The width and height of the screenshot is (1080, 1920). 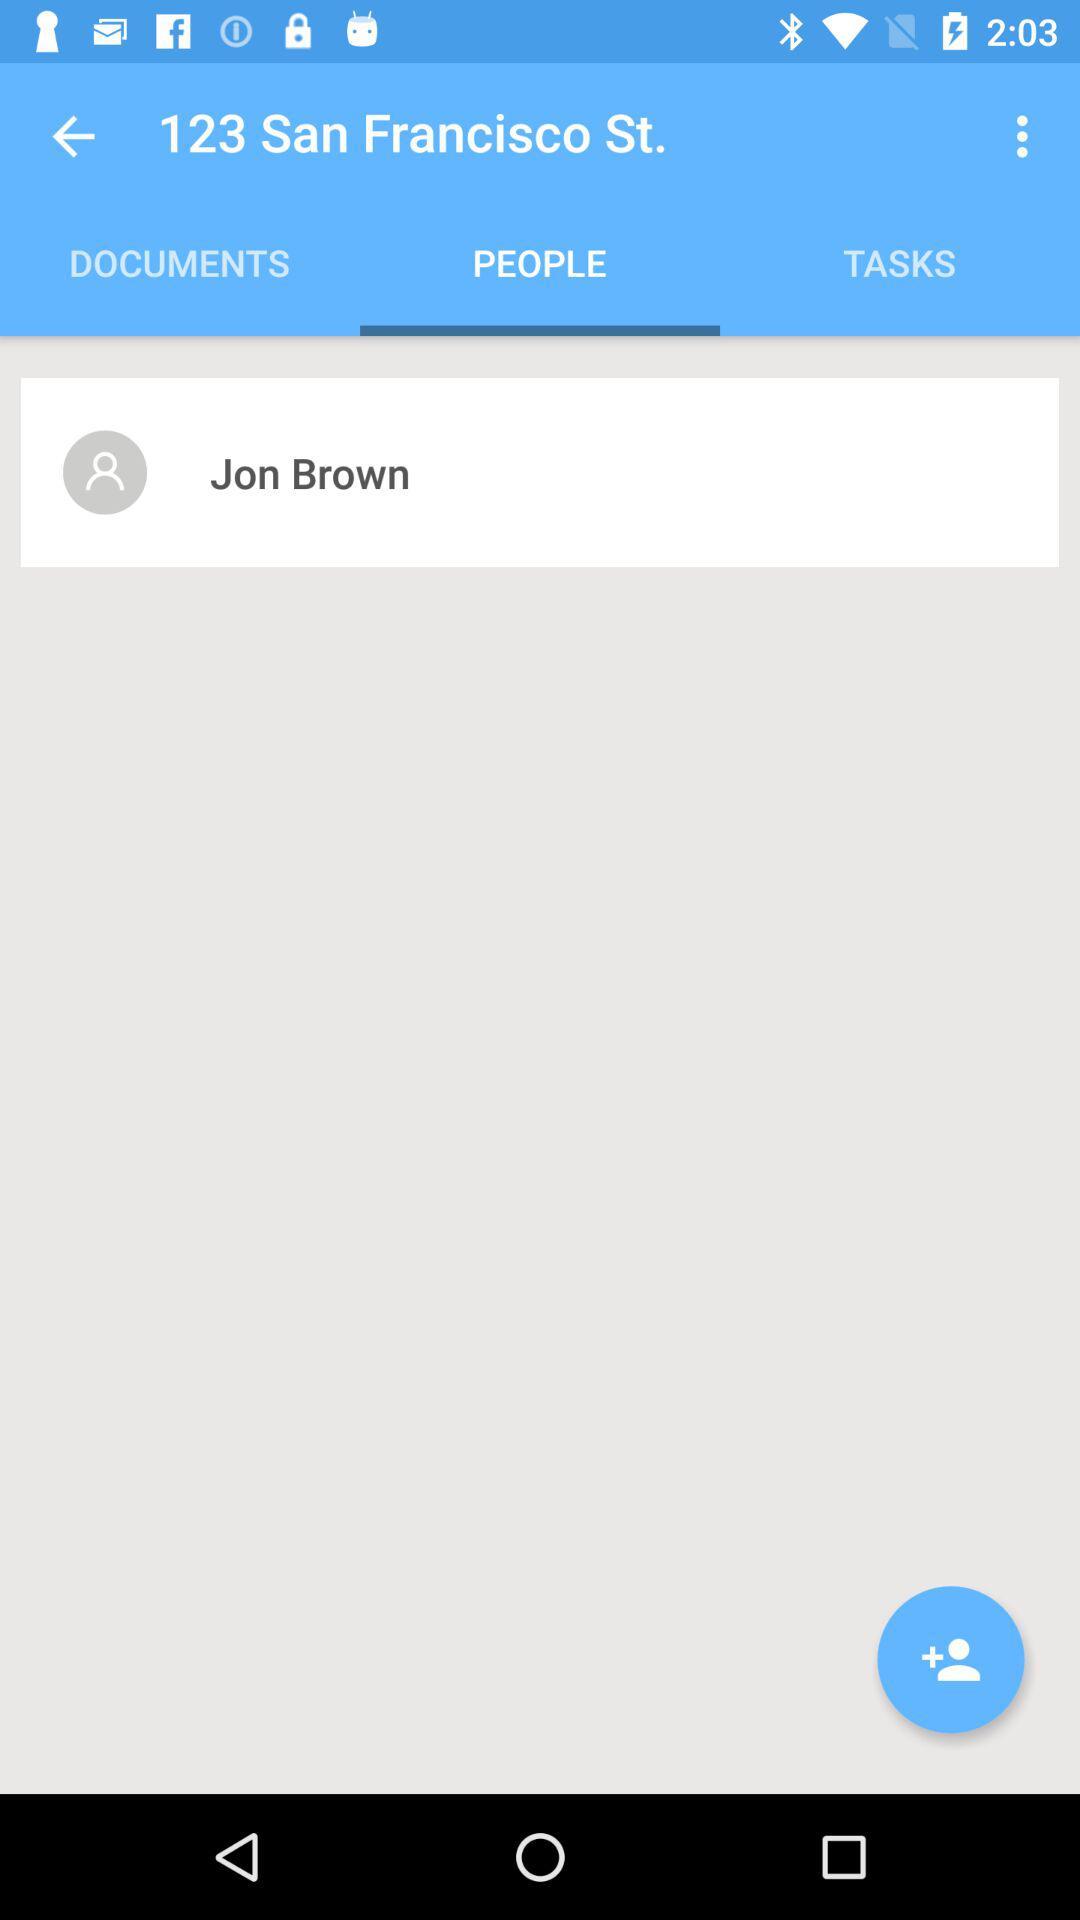 I want to click on icon next to the 123 san francisco icon, so click(x=72, y=135).